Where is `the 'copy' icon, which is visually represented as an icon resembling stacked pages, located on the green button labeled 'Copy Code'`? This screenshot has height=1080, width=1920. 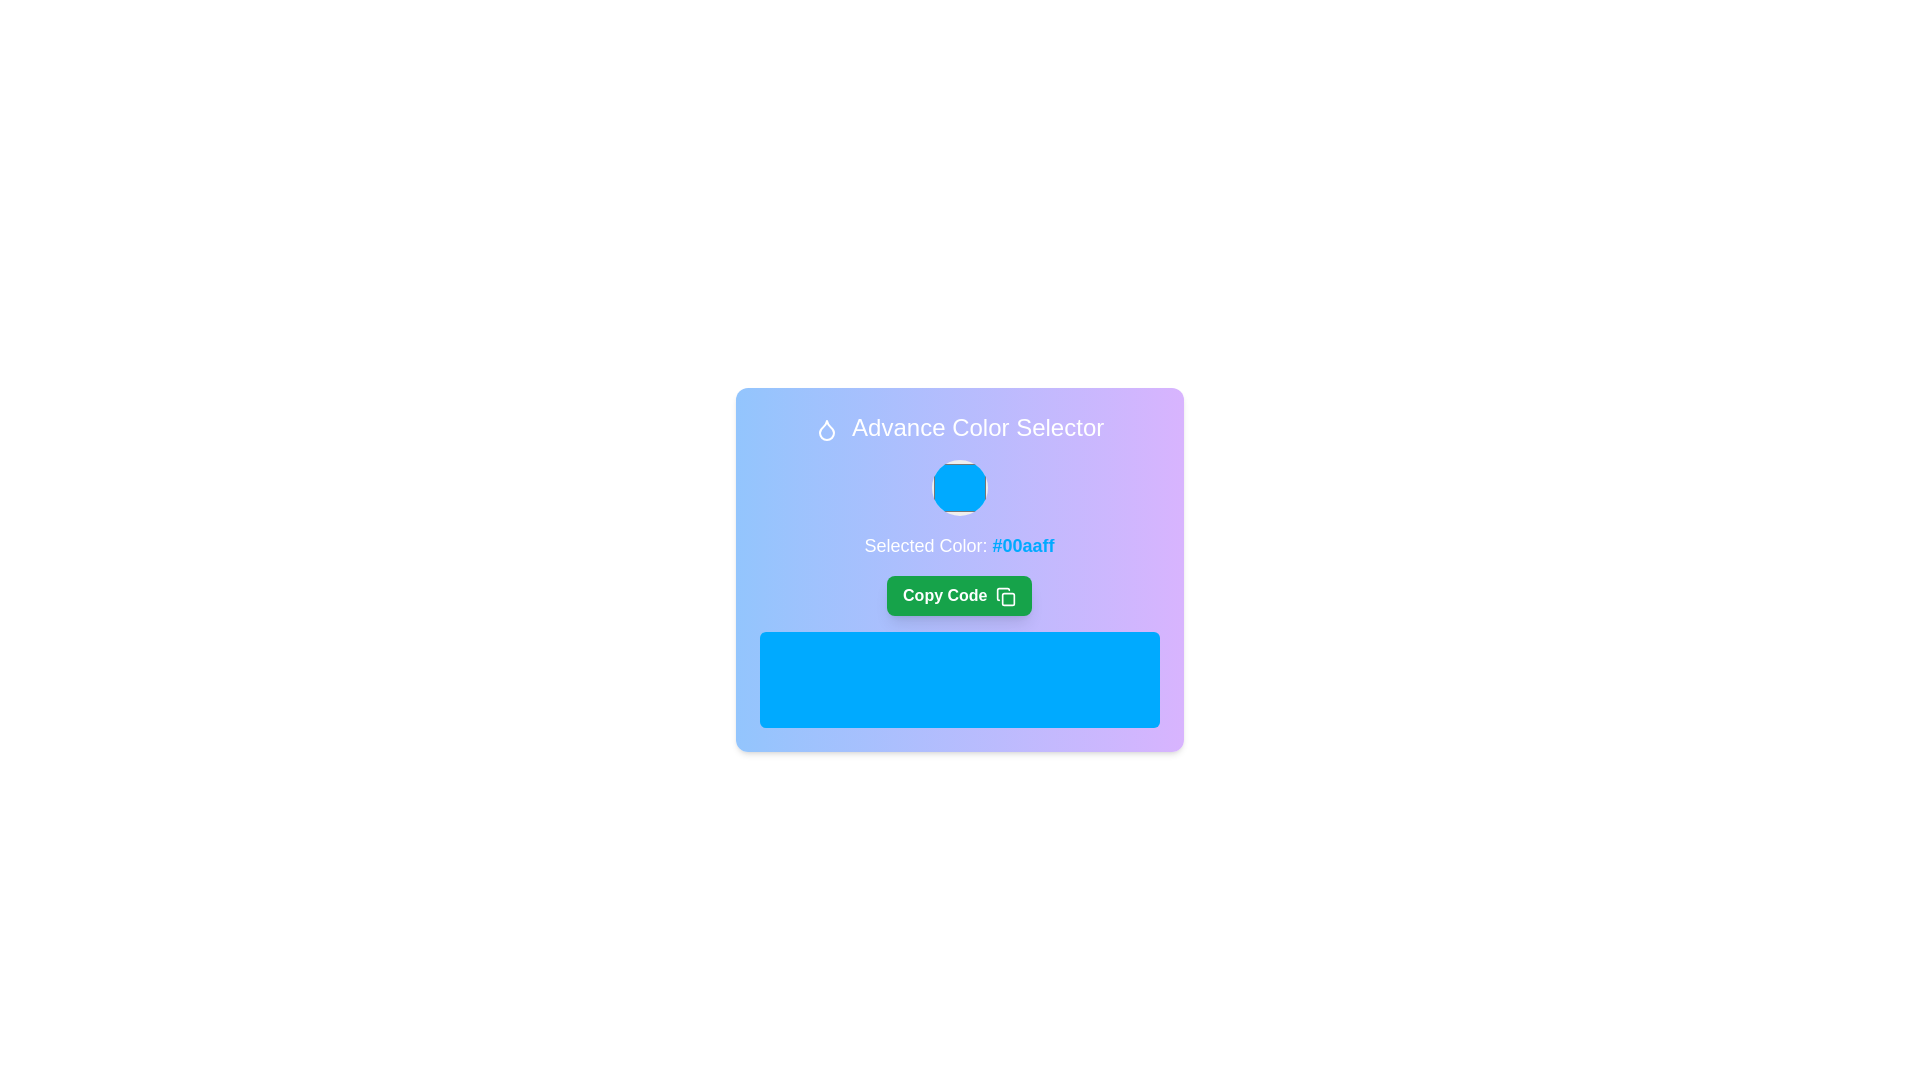
the 'copy' icon, which is visually represented as an icon resembling stacked pages, located on the green button labeled 'Copy Code' is located at coordinates (1005, 595).